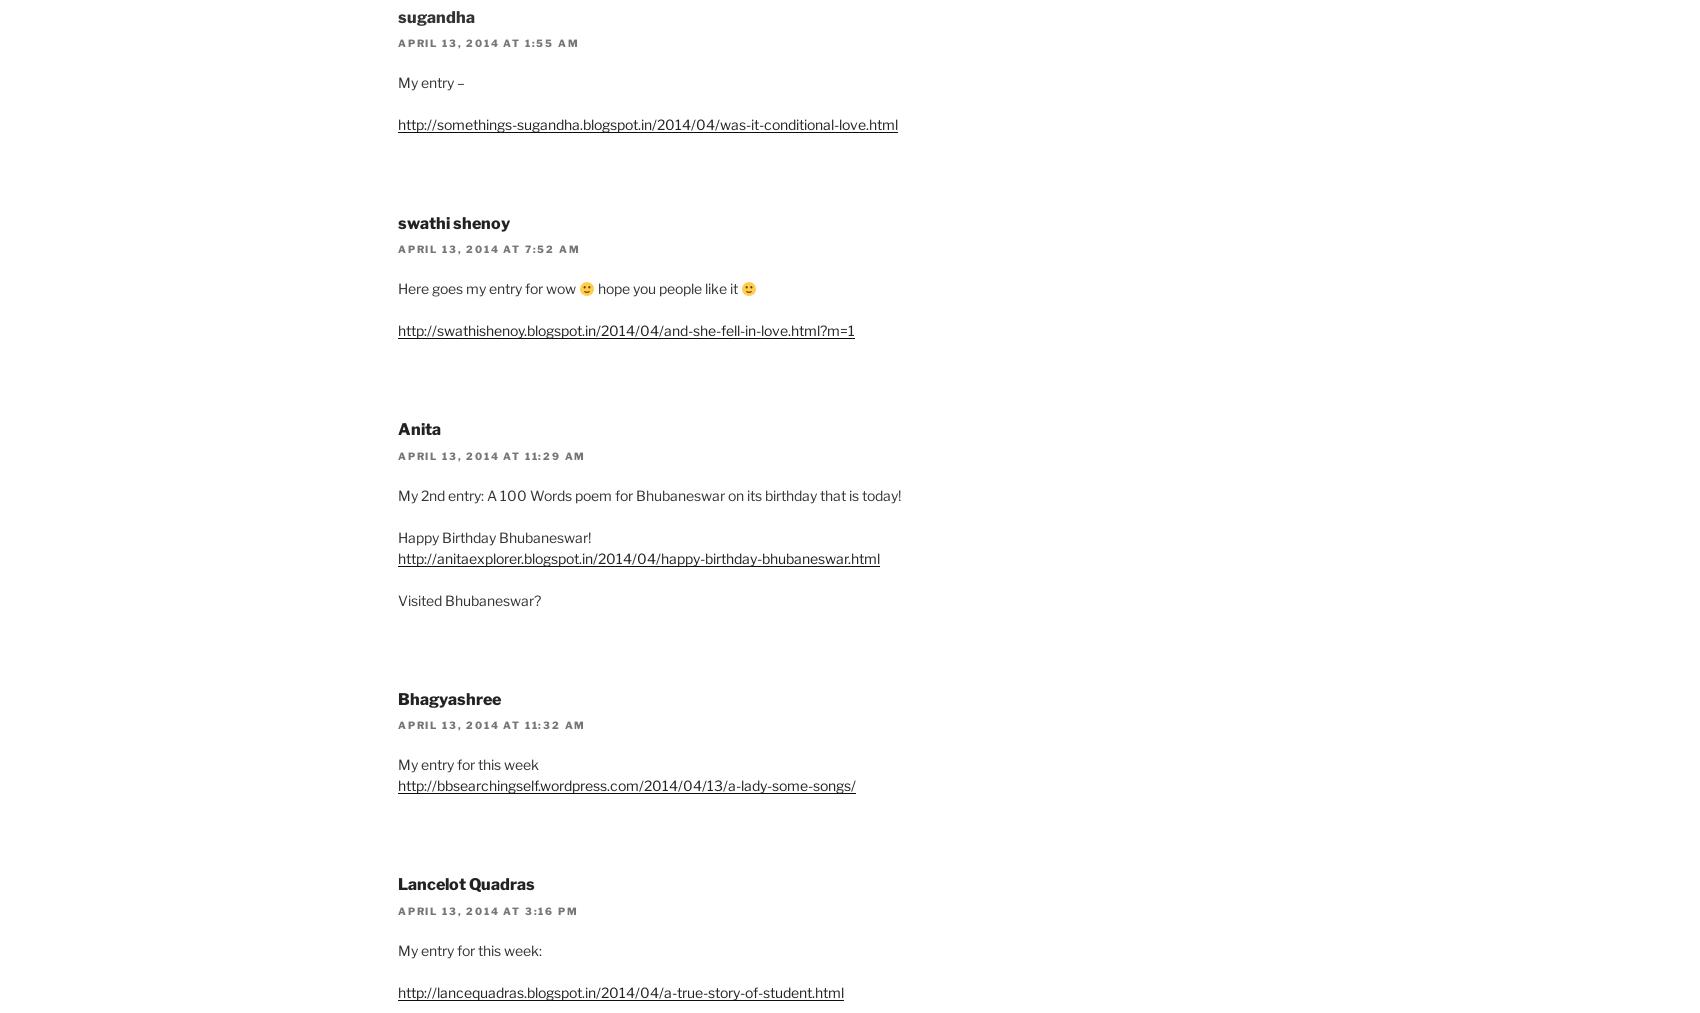 This screenshot has height=1013, width=1700. What do you see at coordinates (667, 287) in the screenshot?
I see `'hope you people like it'` at bounding box center [667, 287].